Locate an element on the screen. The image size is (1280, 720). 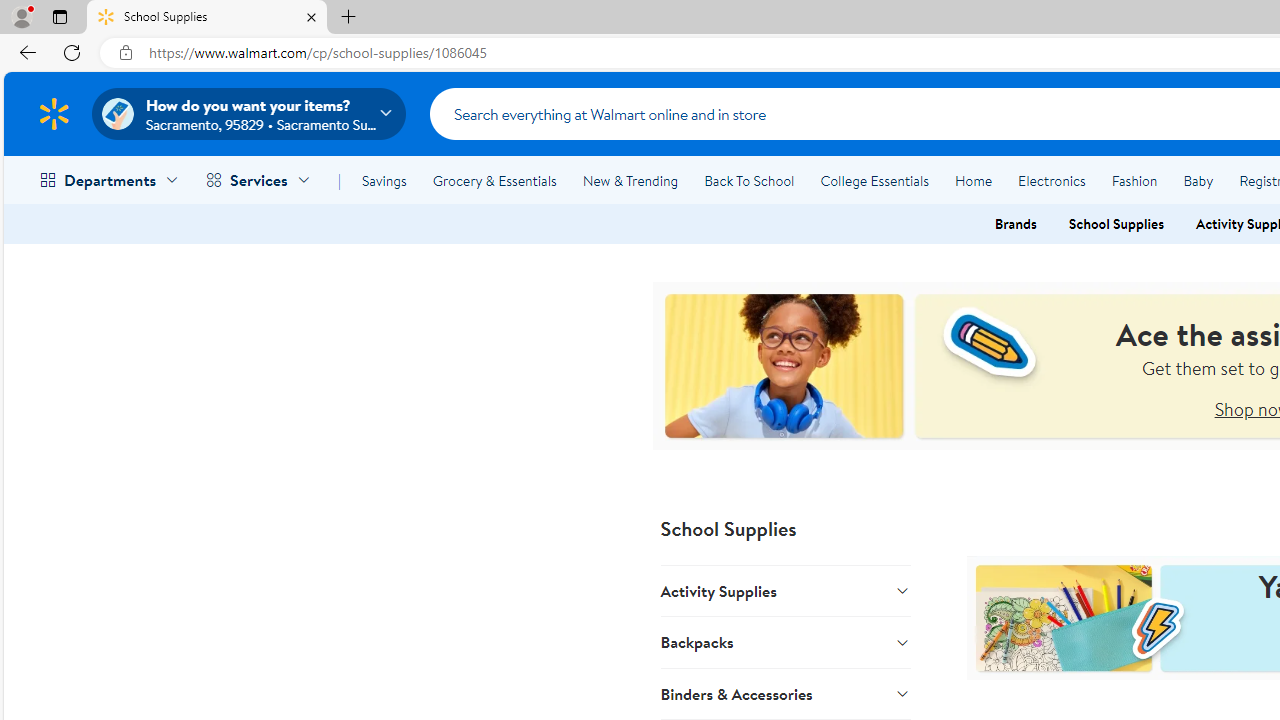
'Activity Supplies' is located at coordinates (784, 590).